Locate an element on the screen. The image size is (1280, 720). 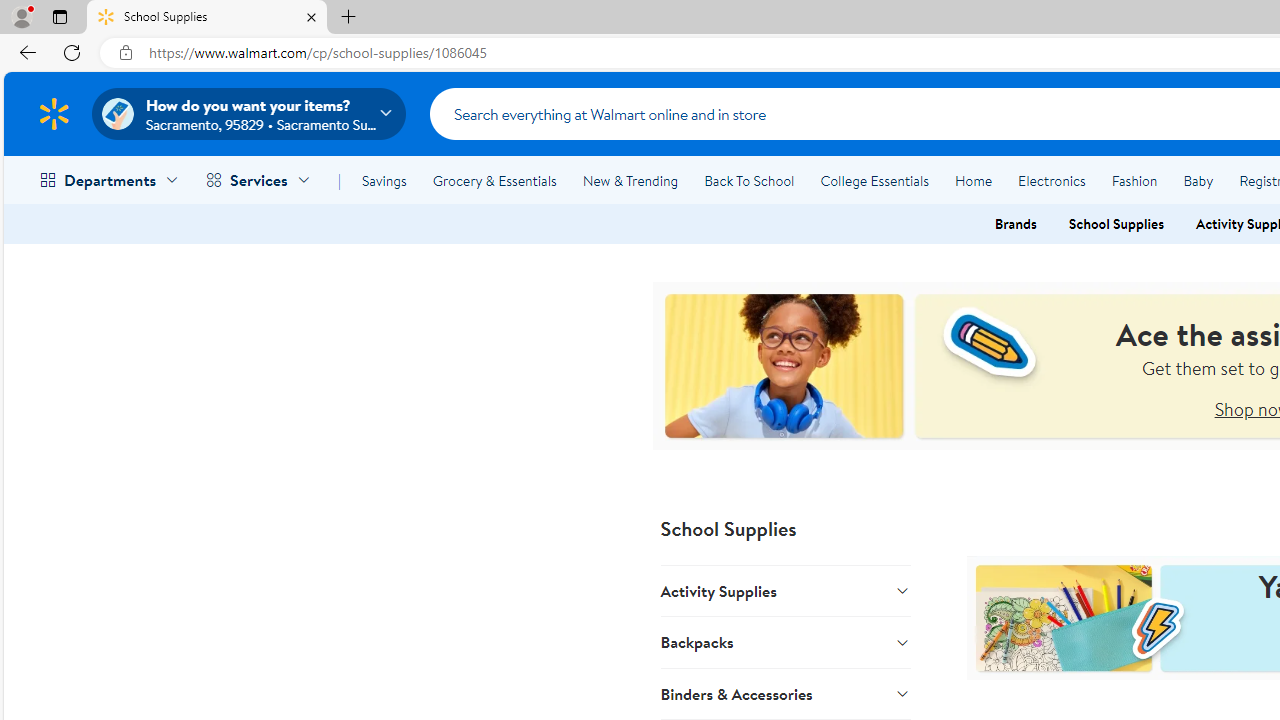
'Activity Supplies' is located at coordinates (784, 590).